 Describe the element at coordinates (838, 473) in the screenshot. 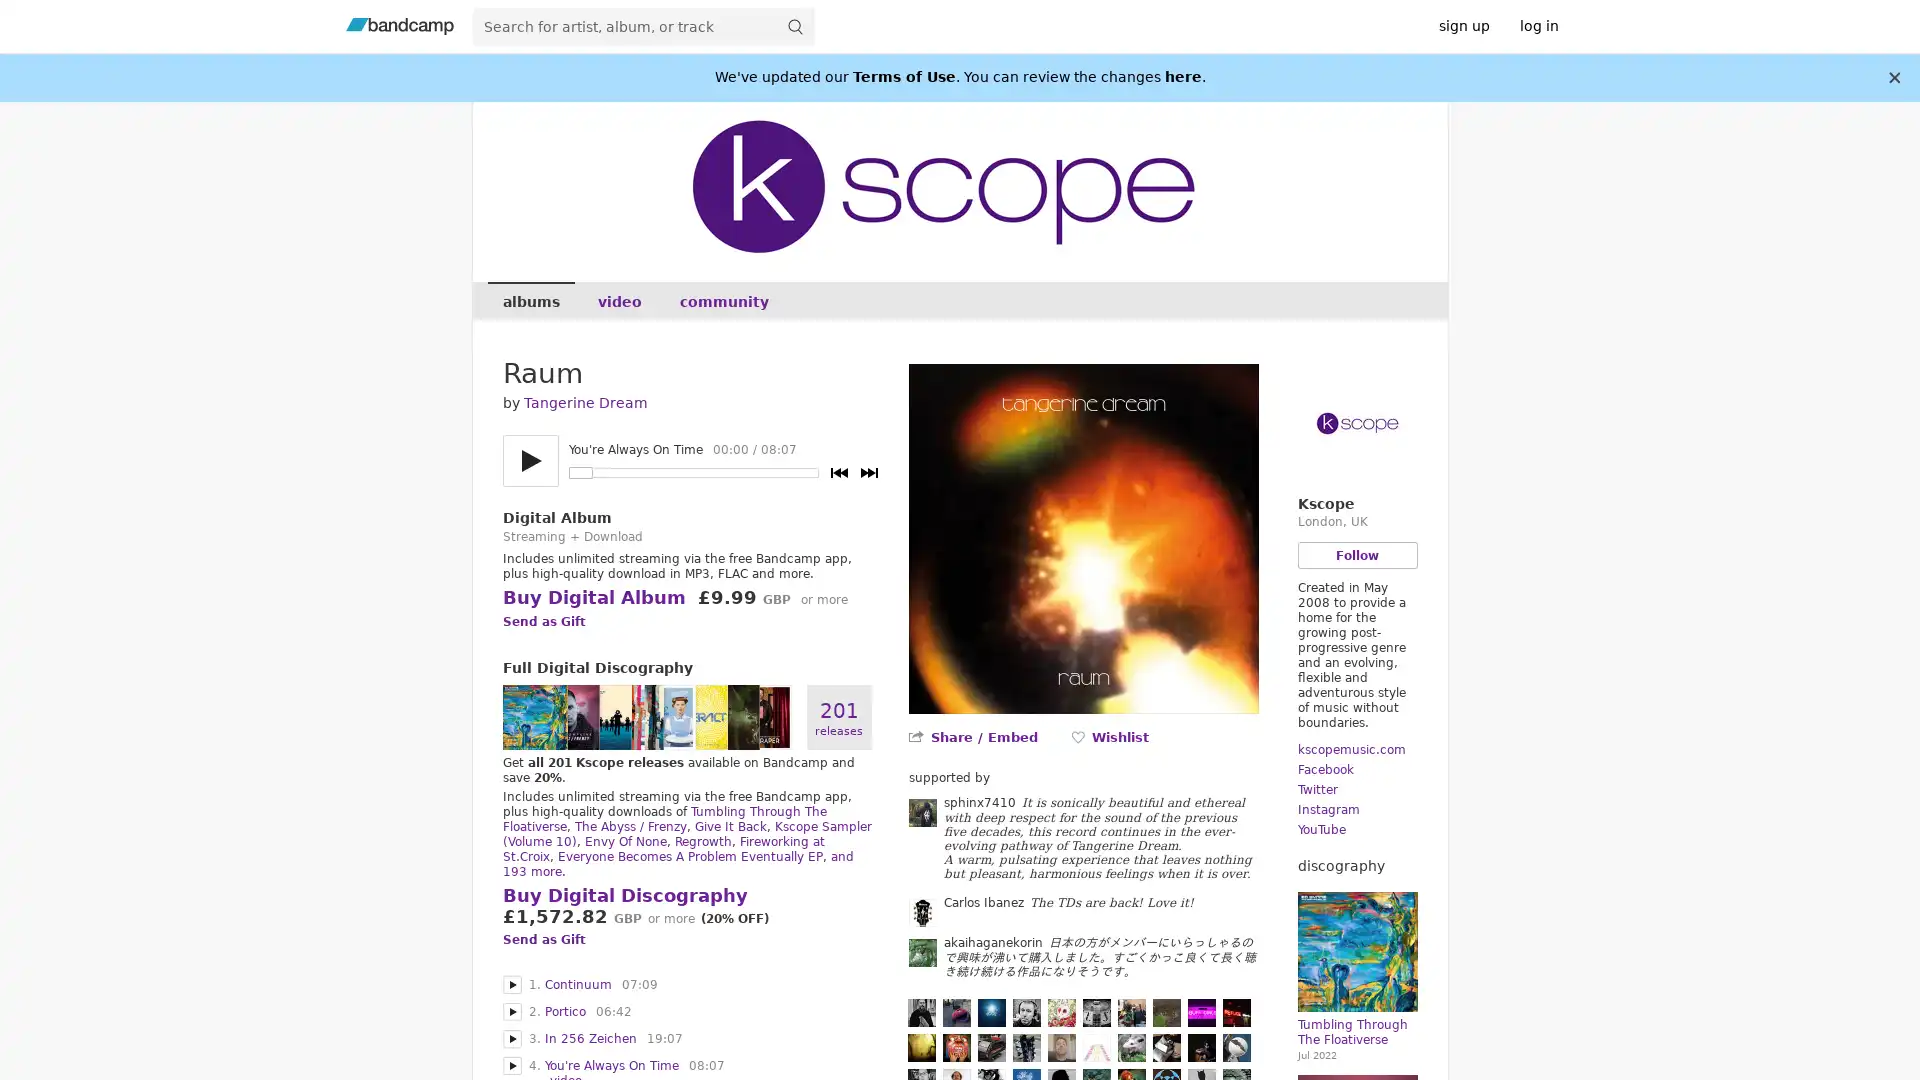

I see `Previous track` at that location.